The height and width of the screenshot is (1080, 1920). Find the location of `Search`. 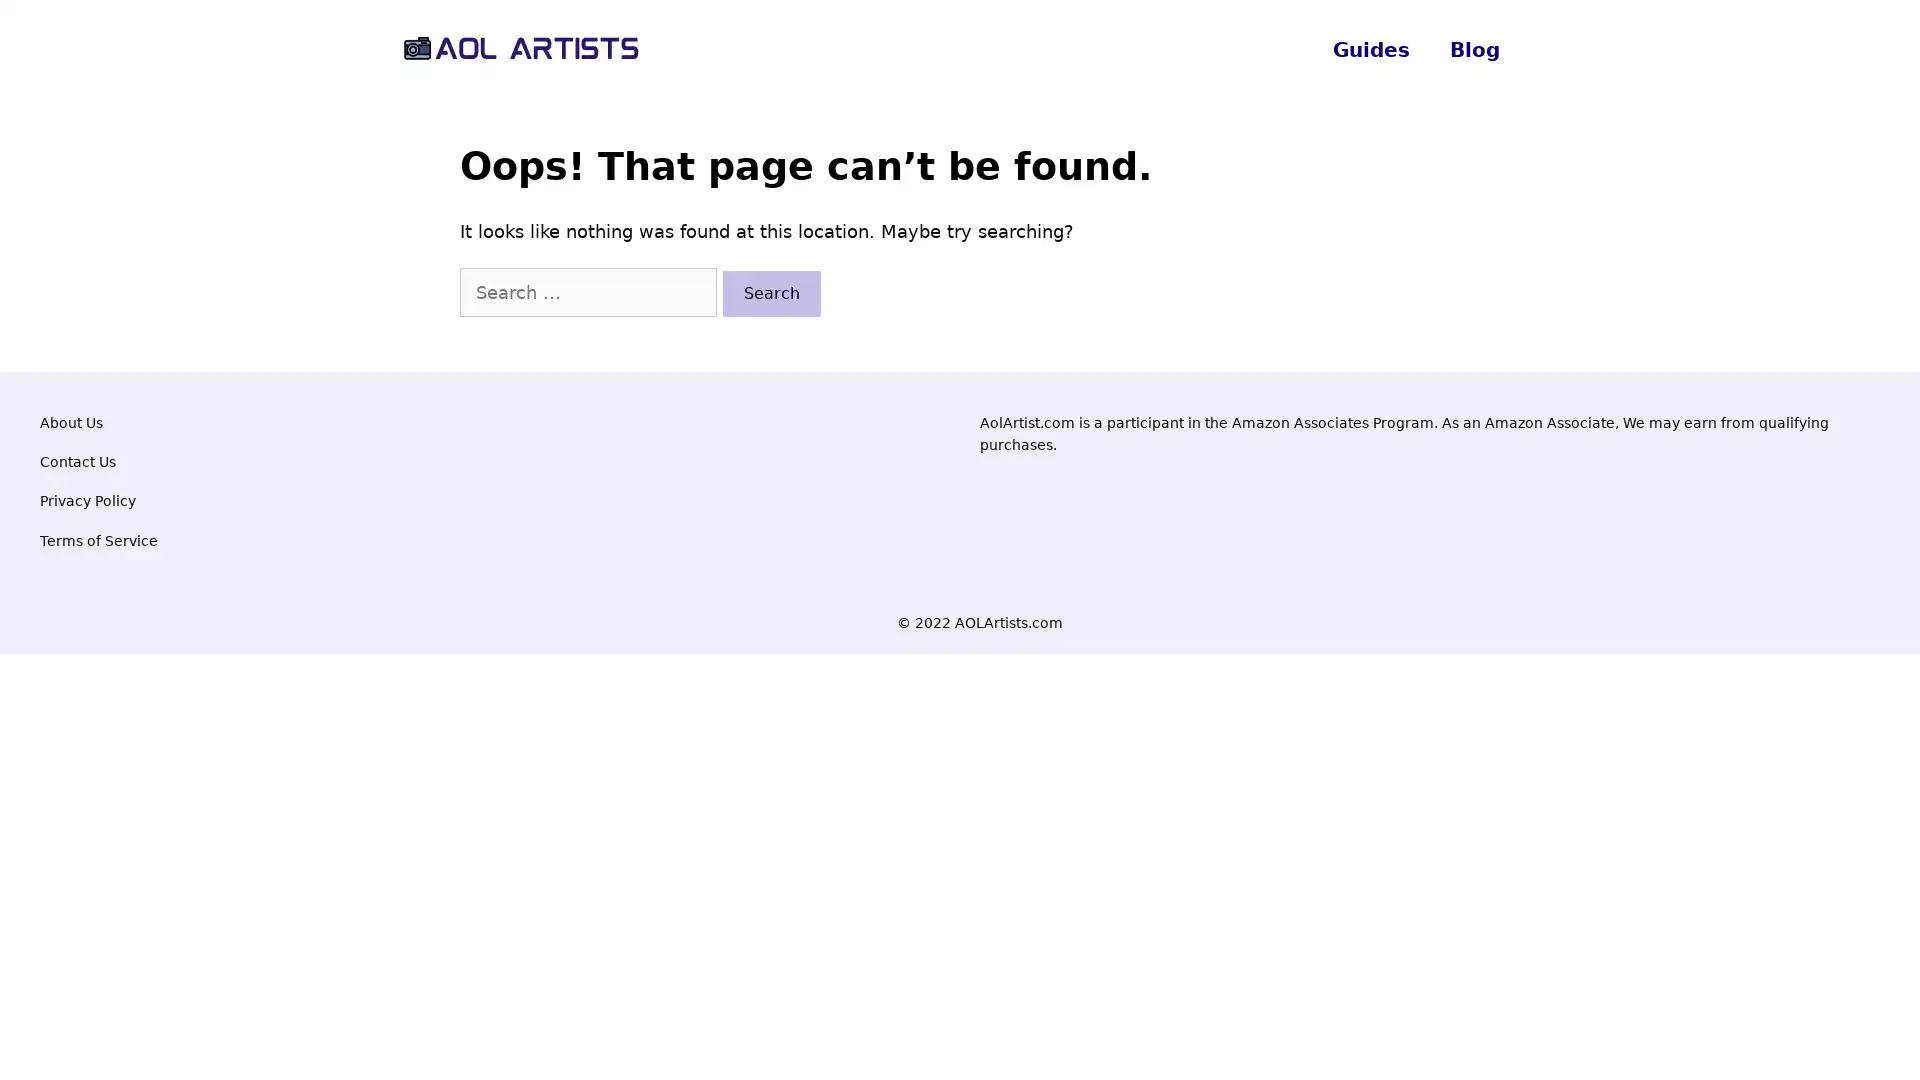

Search is located at coordinates (771, 293).